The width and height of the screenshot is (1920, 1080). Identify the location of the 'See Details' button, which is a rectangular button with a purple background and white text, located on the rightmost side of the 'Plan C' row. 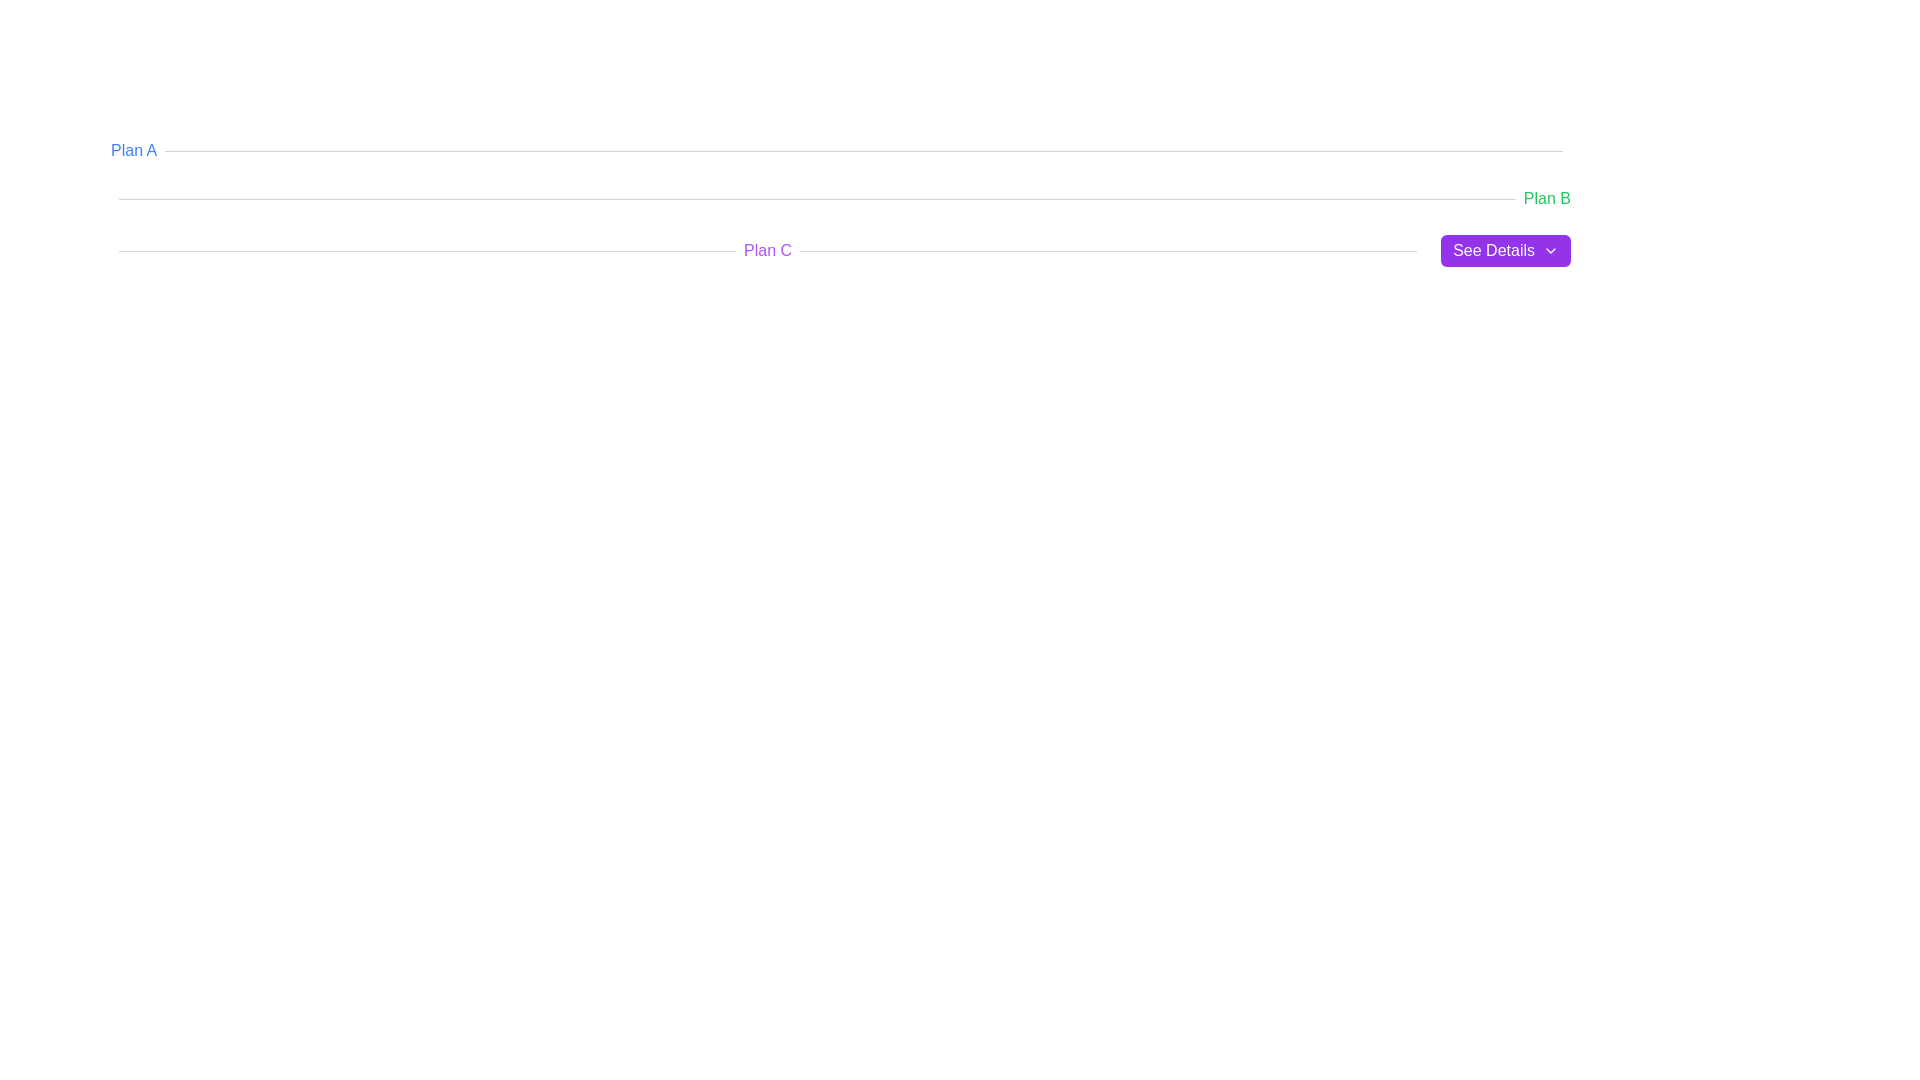
(1506, 249).